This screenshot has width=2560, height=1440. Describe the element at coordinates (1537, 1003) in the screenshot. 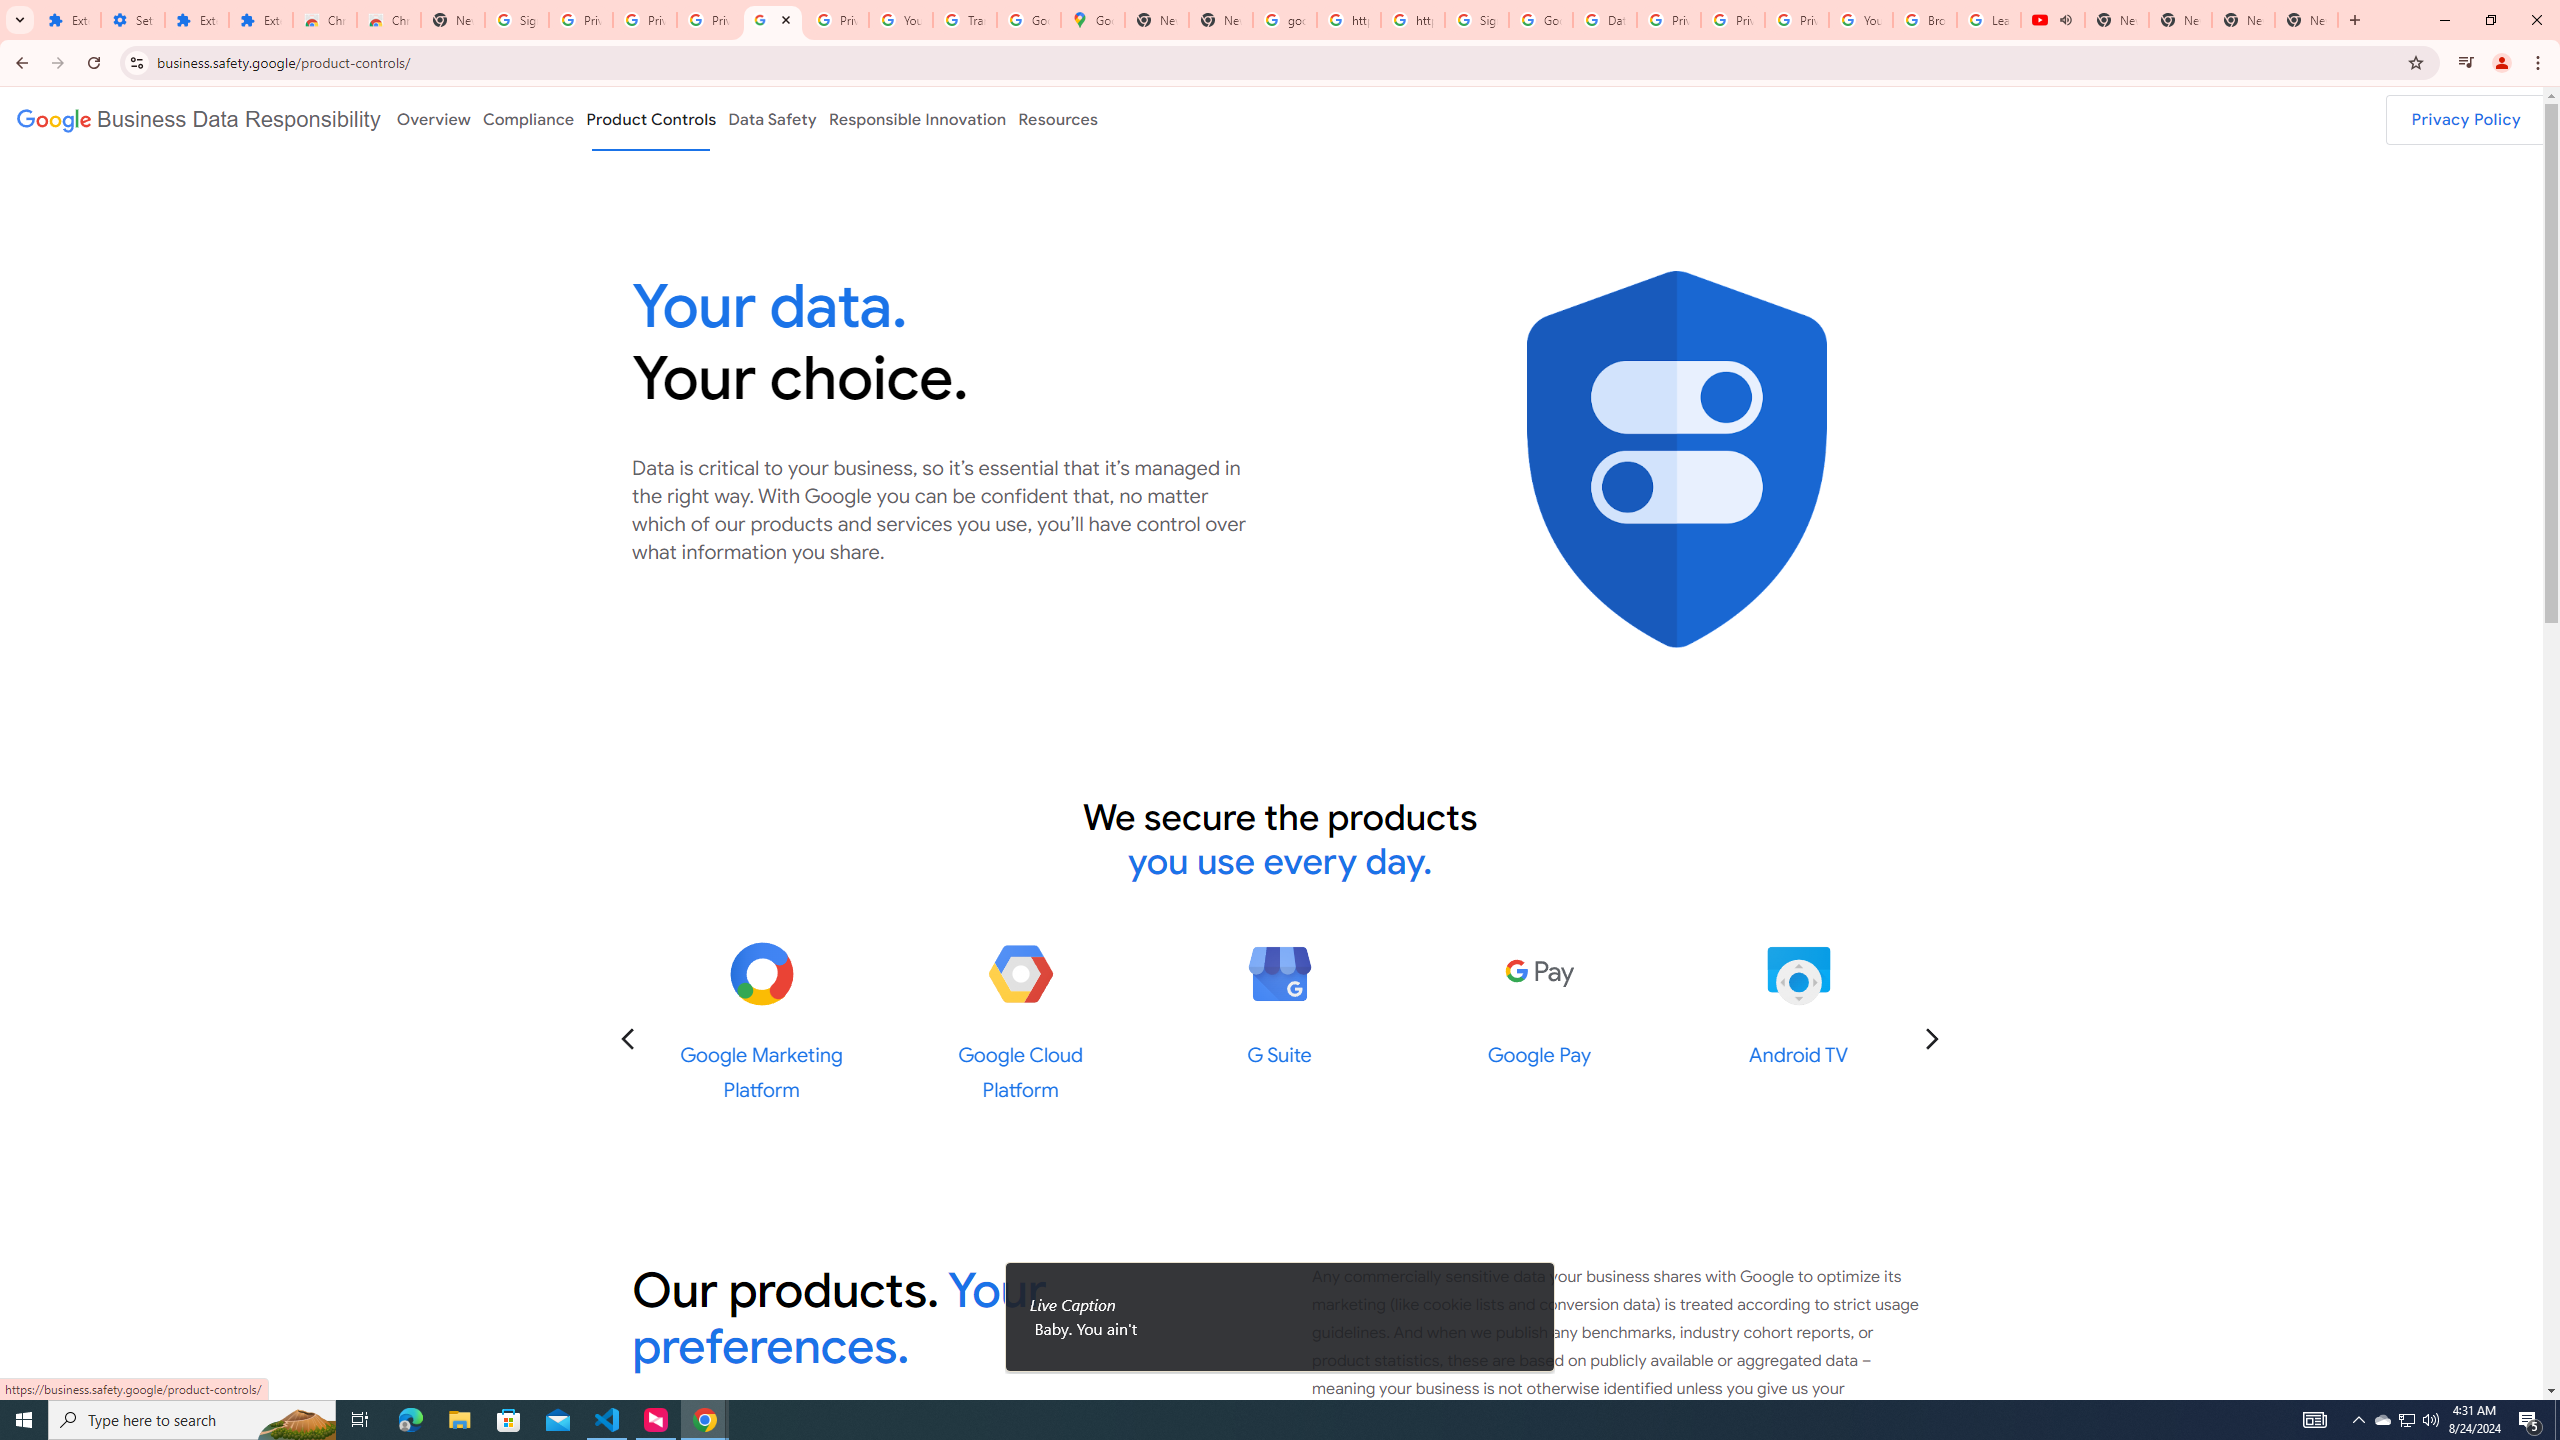

I see `'Google Pay Google Pay'` at that location.